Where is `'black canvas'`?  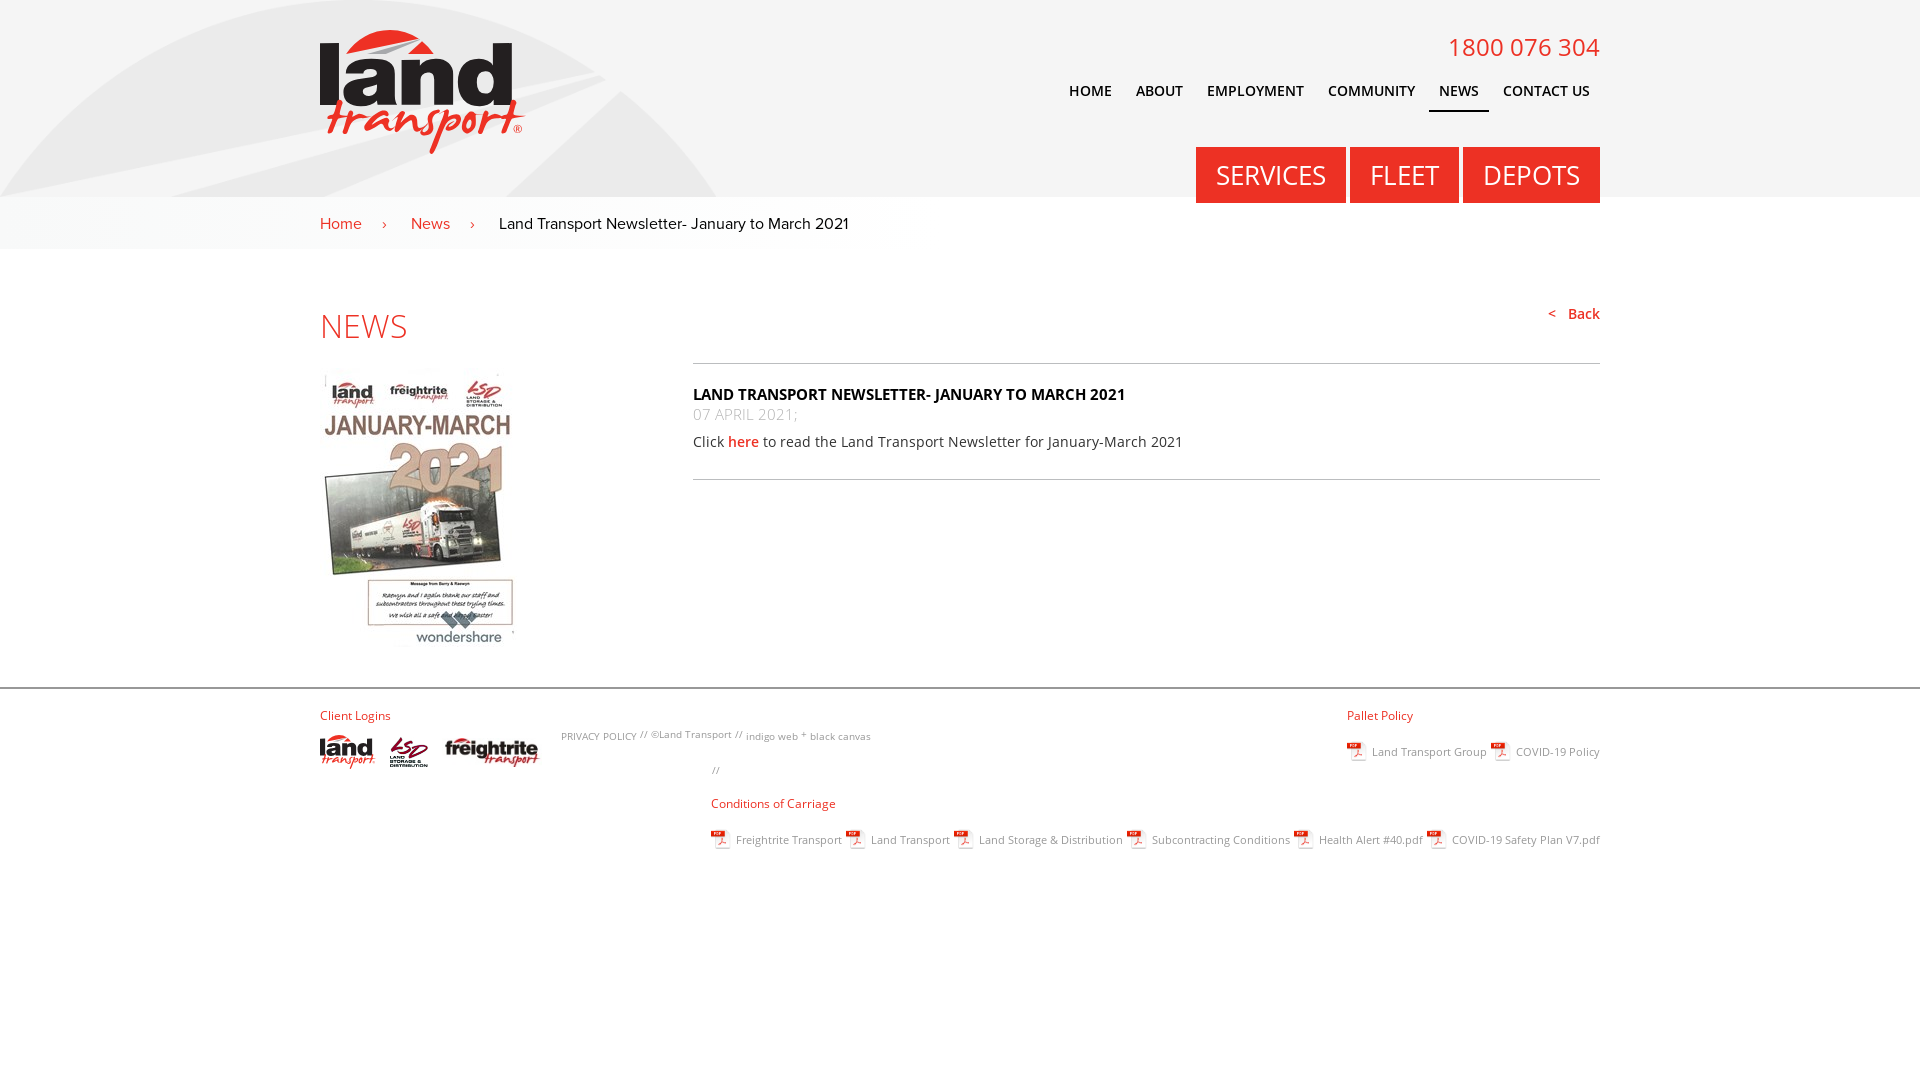 'black canvas' is located at coordinates (840, 736).